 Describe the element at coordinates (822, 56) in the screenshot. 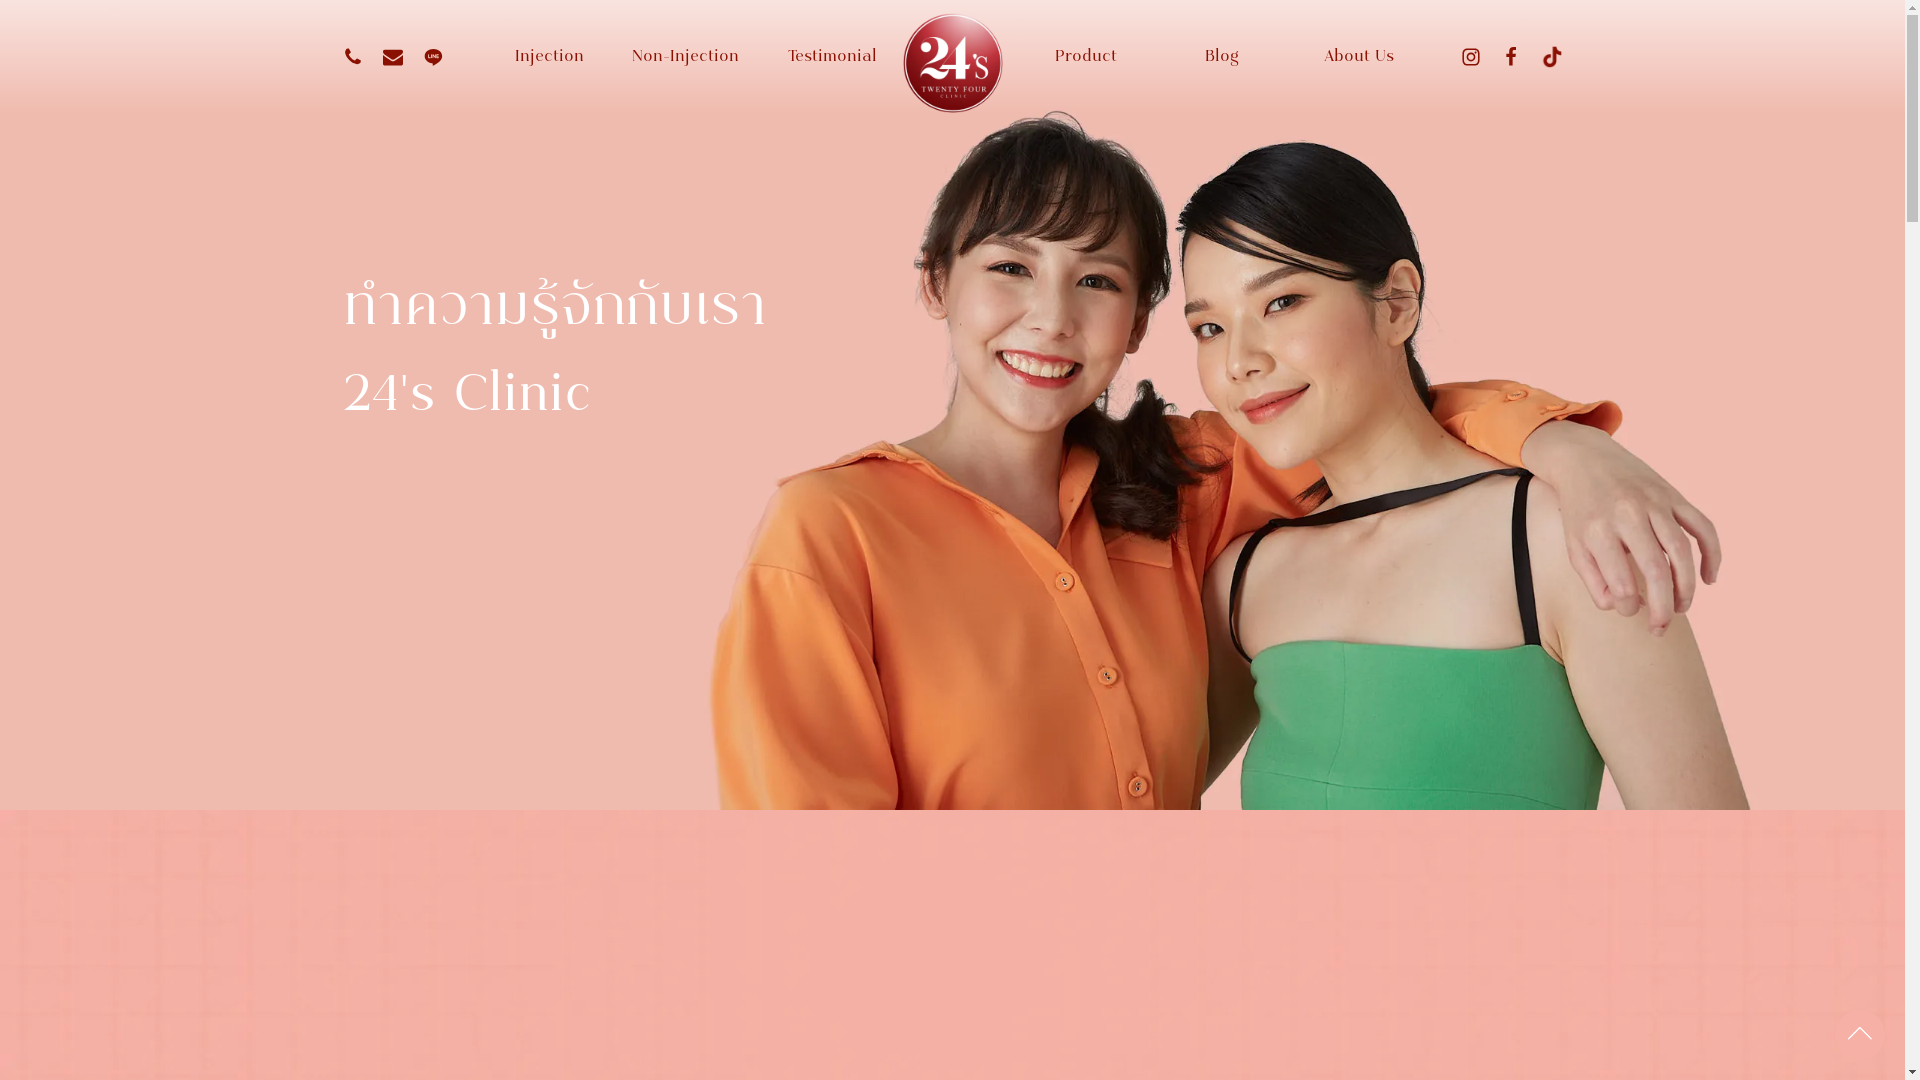

I see `'Testimonial'` at that location.